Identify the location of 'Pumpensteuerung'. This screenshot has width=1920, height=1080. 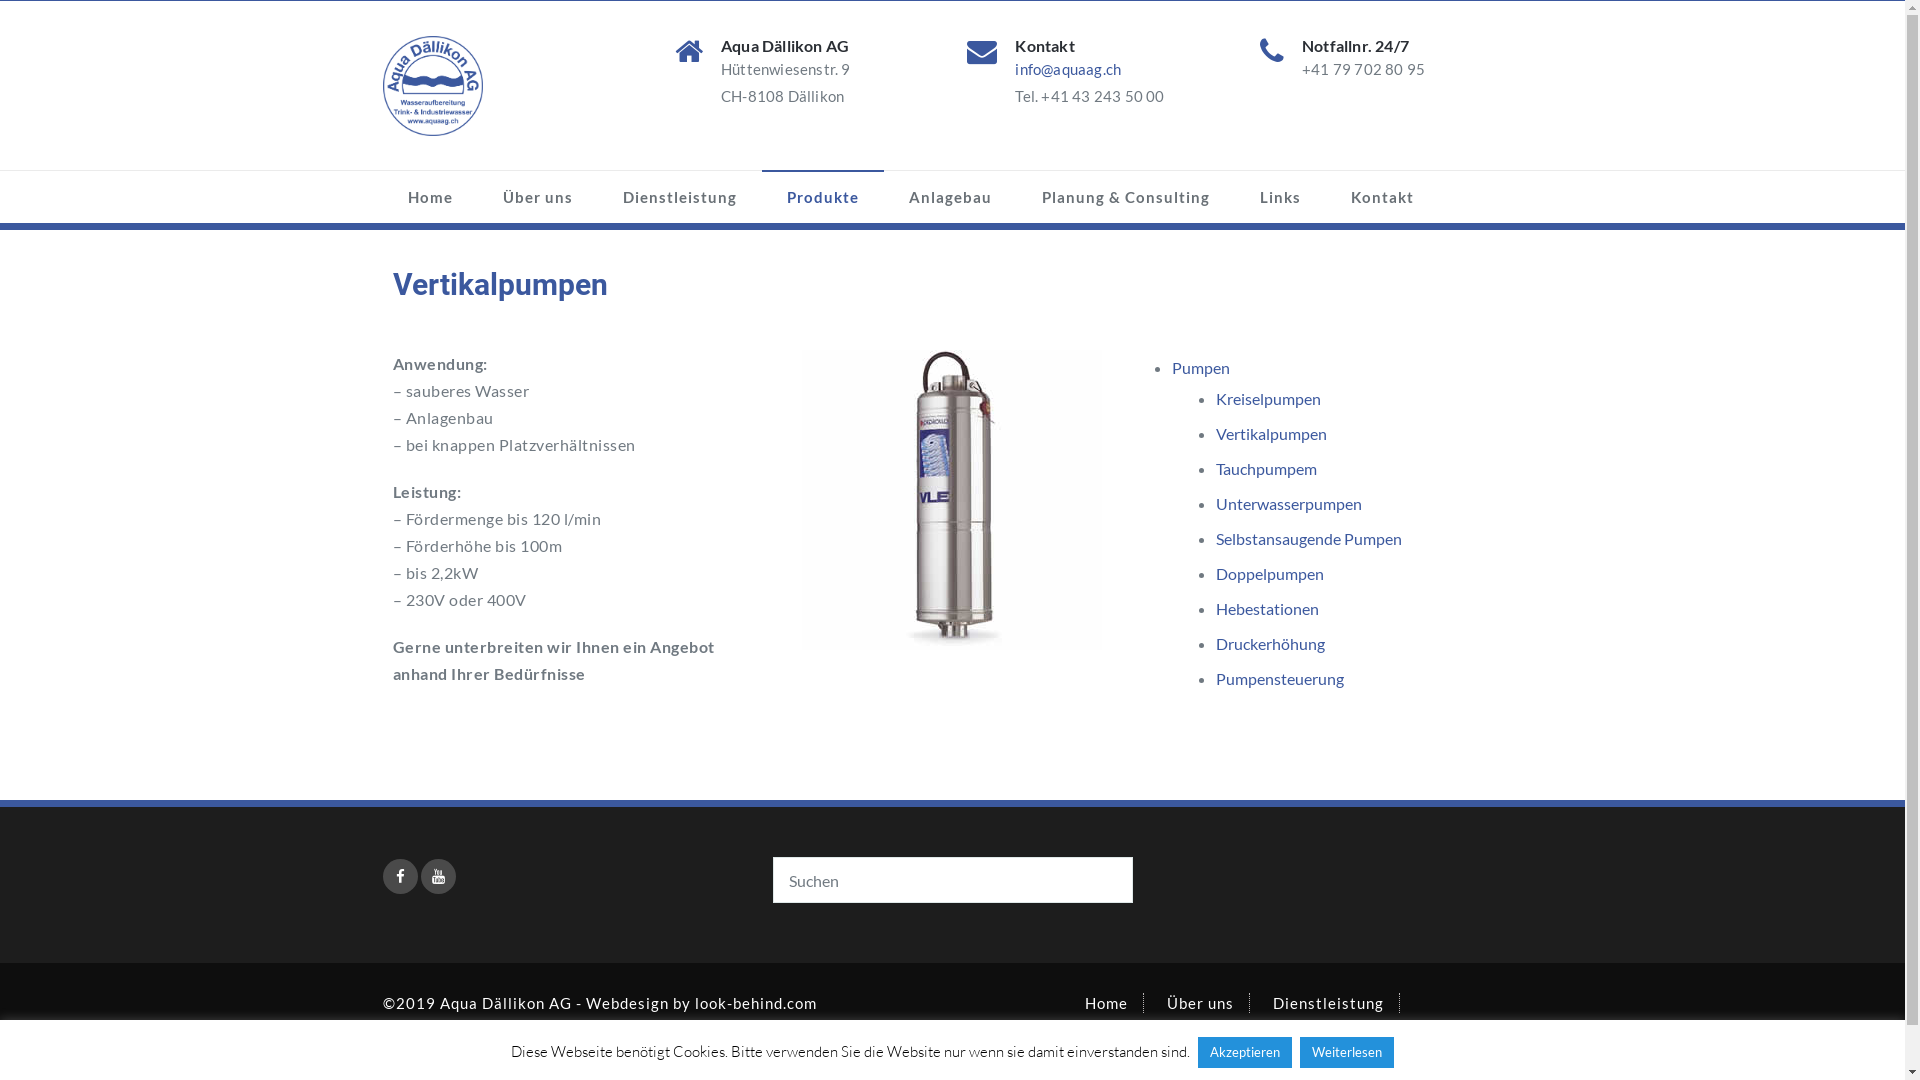
(1280, 677).